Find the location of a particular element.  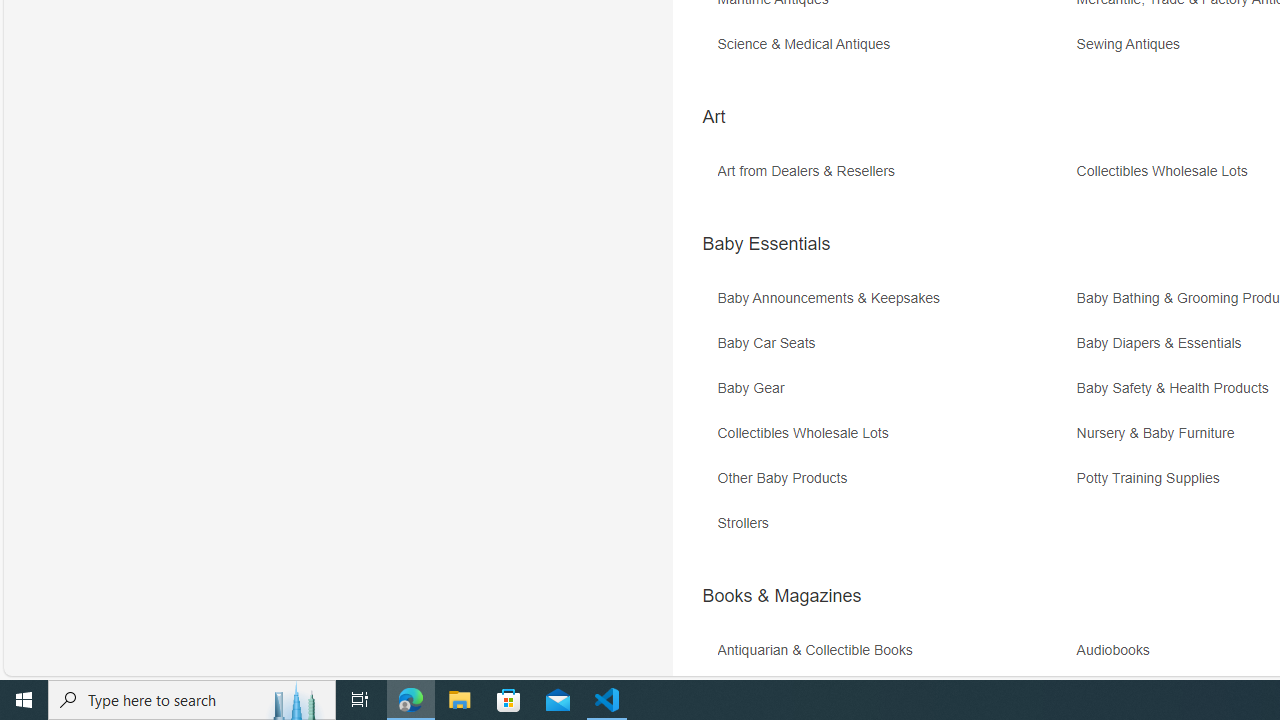

'Antiquarian & Collectible Books' is located at coordinates (819, 650).